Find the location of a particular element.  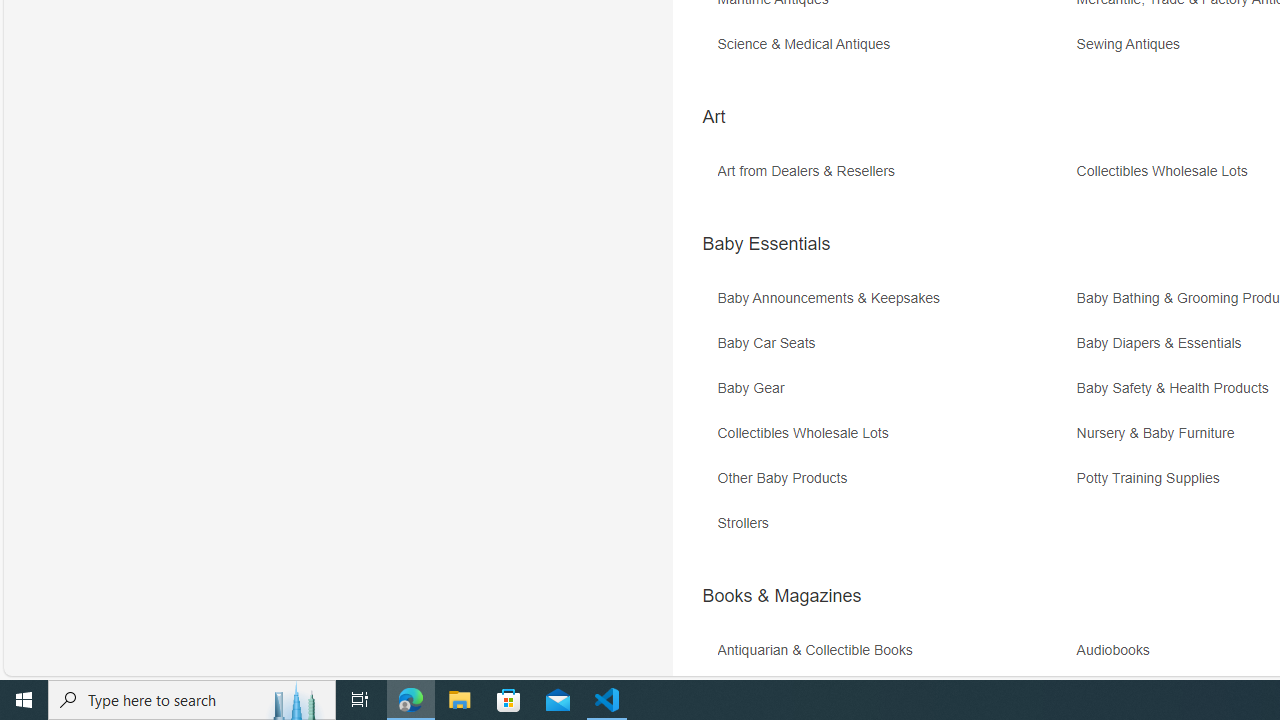

'Antiquarian & Collectible Books' is located at coordinates (819, 650).